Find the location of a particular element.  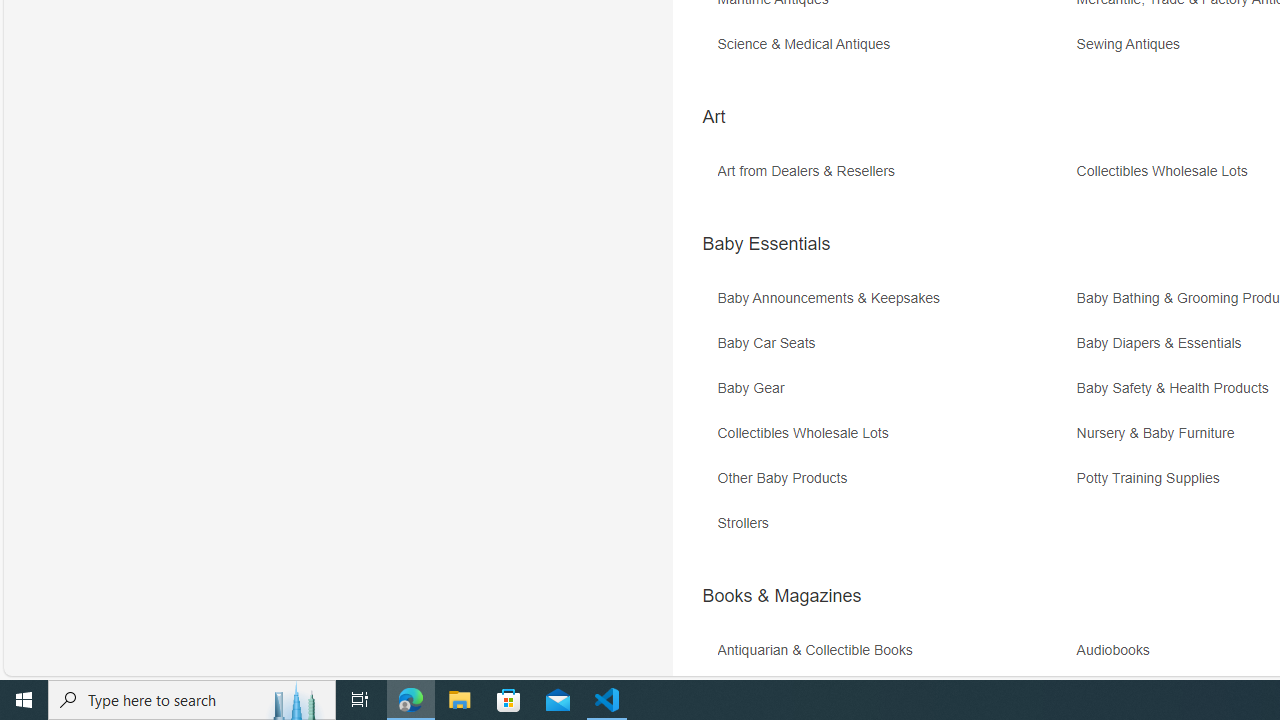

'Antiquarian & Collectible Books' is located at coordinates (819, 650).